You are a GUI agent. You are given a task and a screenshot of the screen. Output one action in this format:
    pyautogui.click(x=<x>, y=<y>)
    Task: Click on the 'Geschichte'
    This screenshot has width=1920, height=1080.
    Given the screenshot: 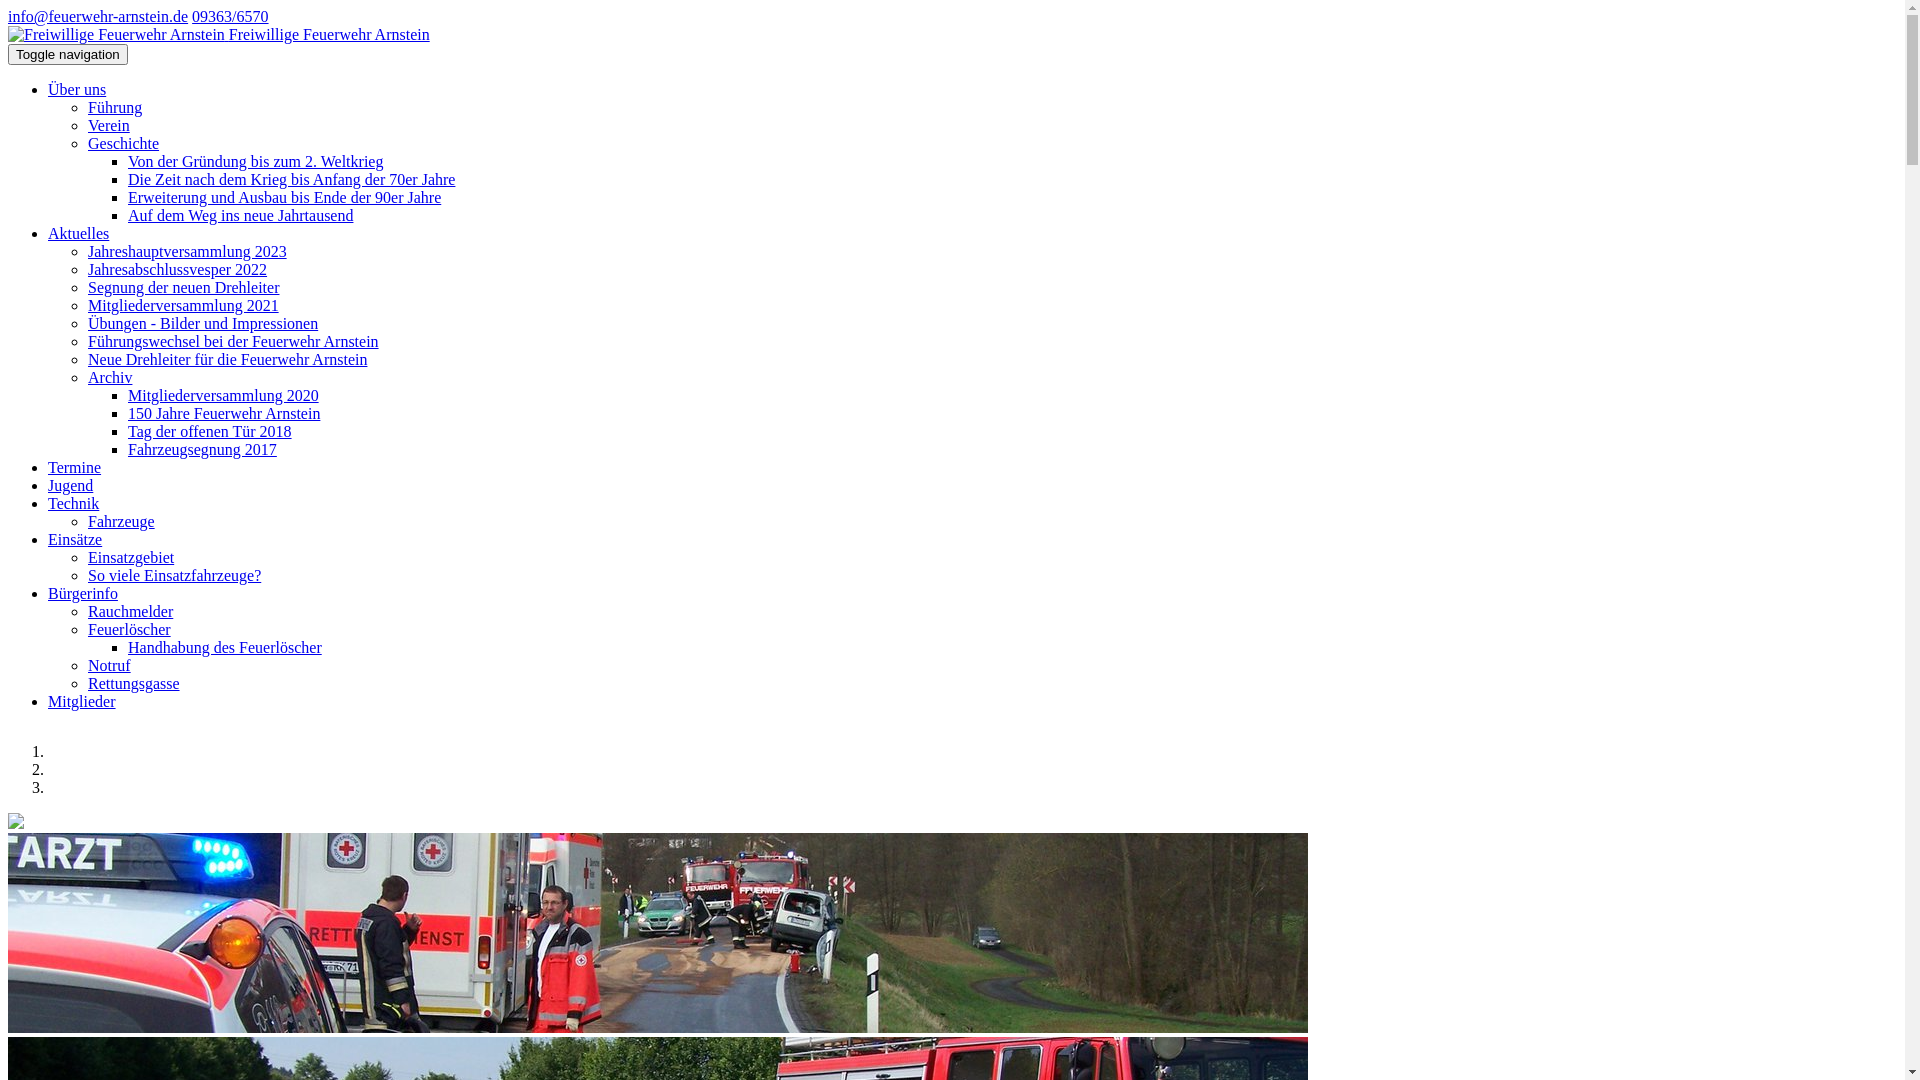 What is the action you would take?
    pyautogui.click(x=122, y=142)
    